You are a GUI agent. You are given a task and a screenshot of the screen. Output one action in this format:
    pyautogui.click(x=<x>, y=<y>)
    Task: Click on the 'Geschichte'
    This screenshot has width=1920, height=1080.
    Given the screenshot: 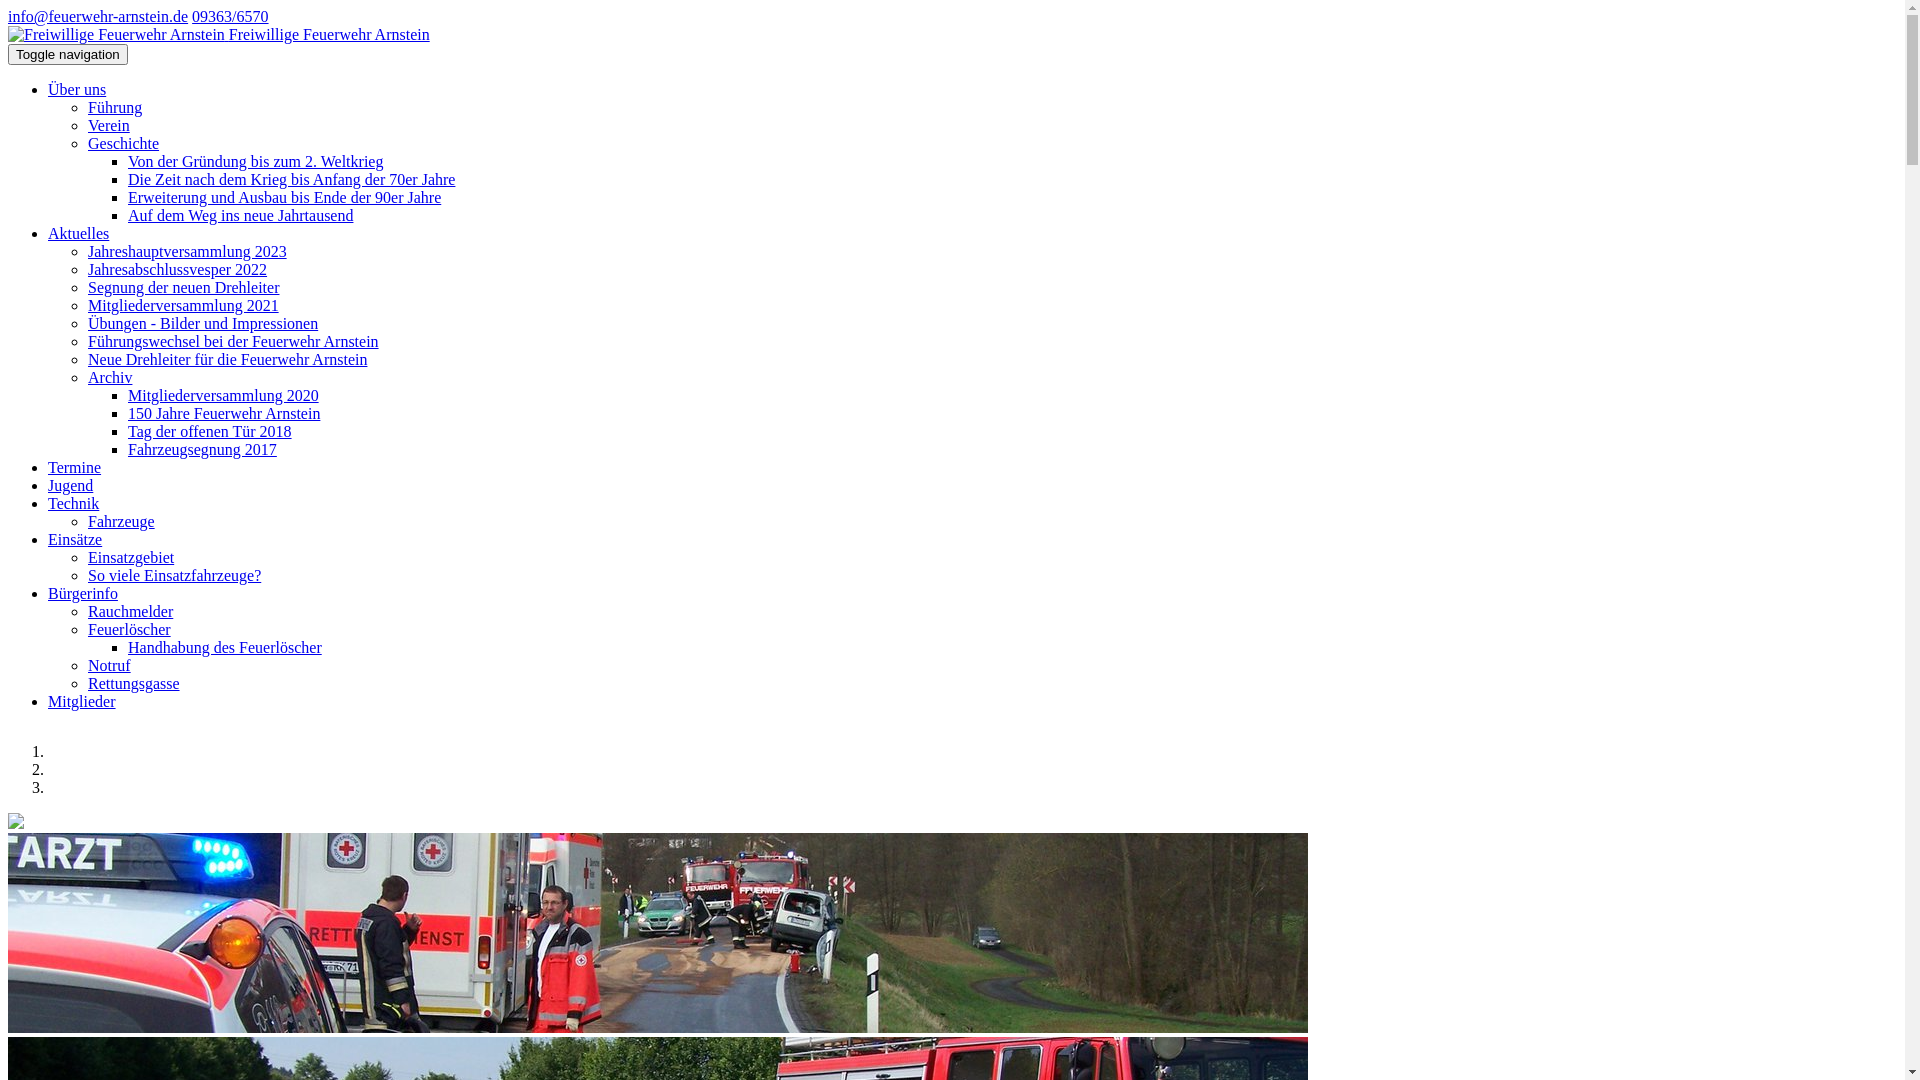 What is the action you would take?
    pyautogui.click(x=122, y=142)
    